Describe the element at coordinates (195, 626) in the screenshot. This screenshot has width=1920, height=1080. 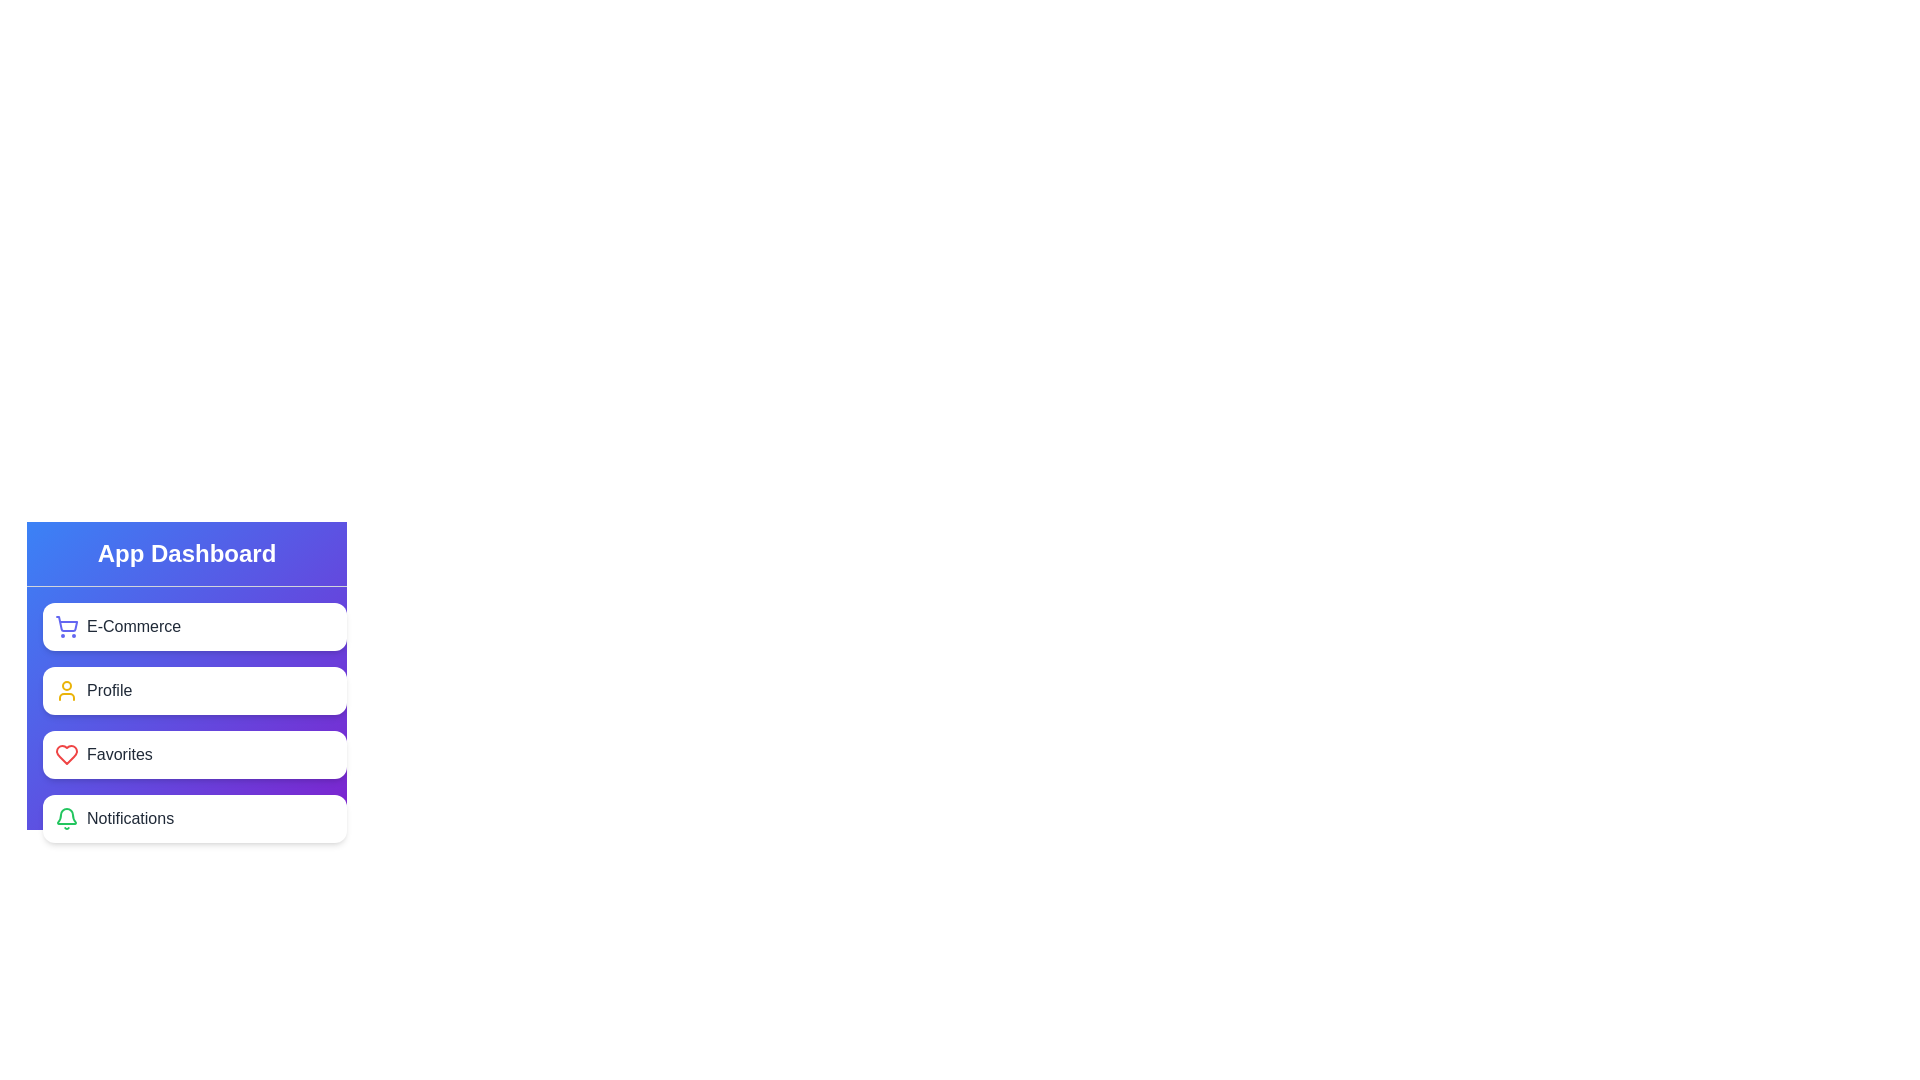
I see `the element corresponding to E-Commerce` at that location.